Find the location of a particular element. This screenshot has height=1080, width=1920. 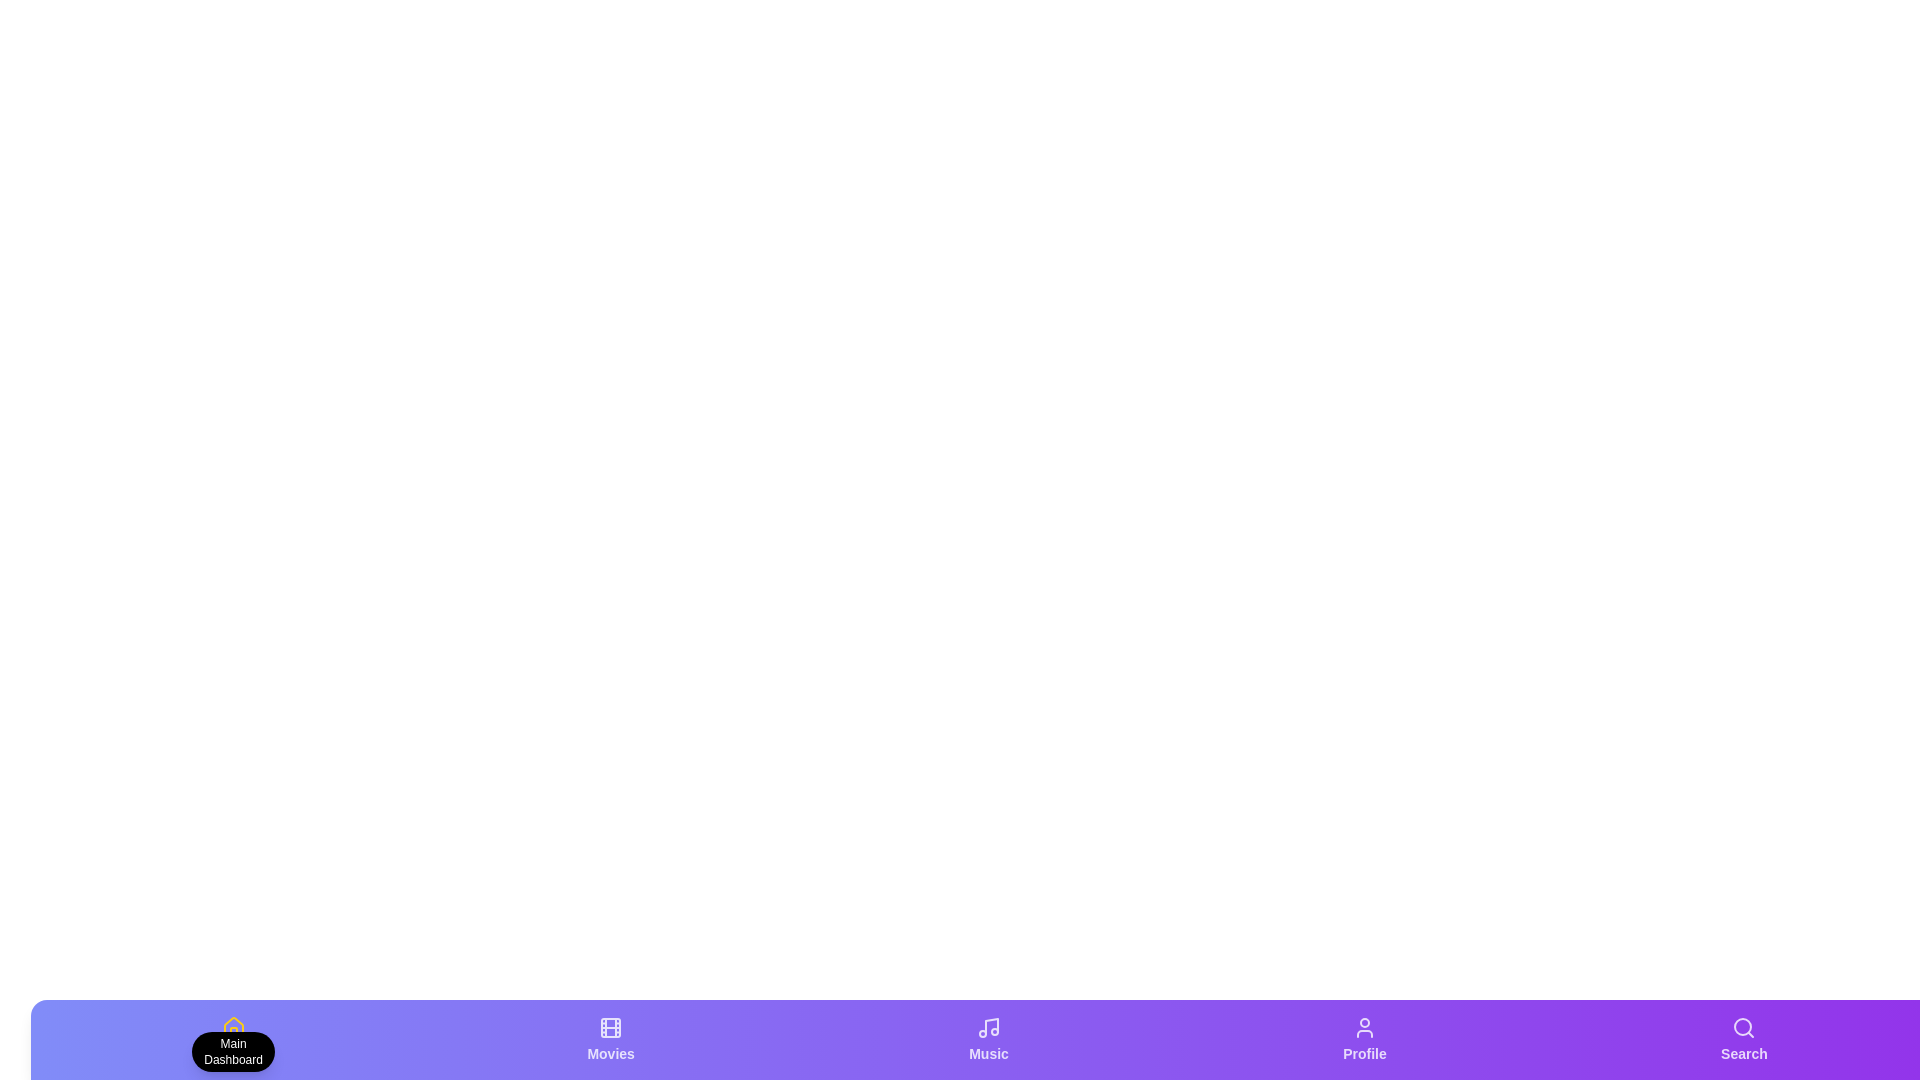

the Movies tab by clicking on it is located at coordinates (609, 1039).